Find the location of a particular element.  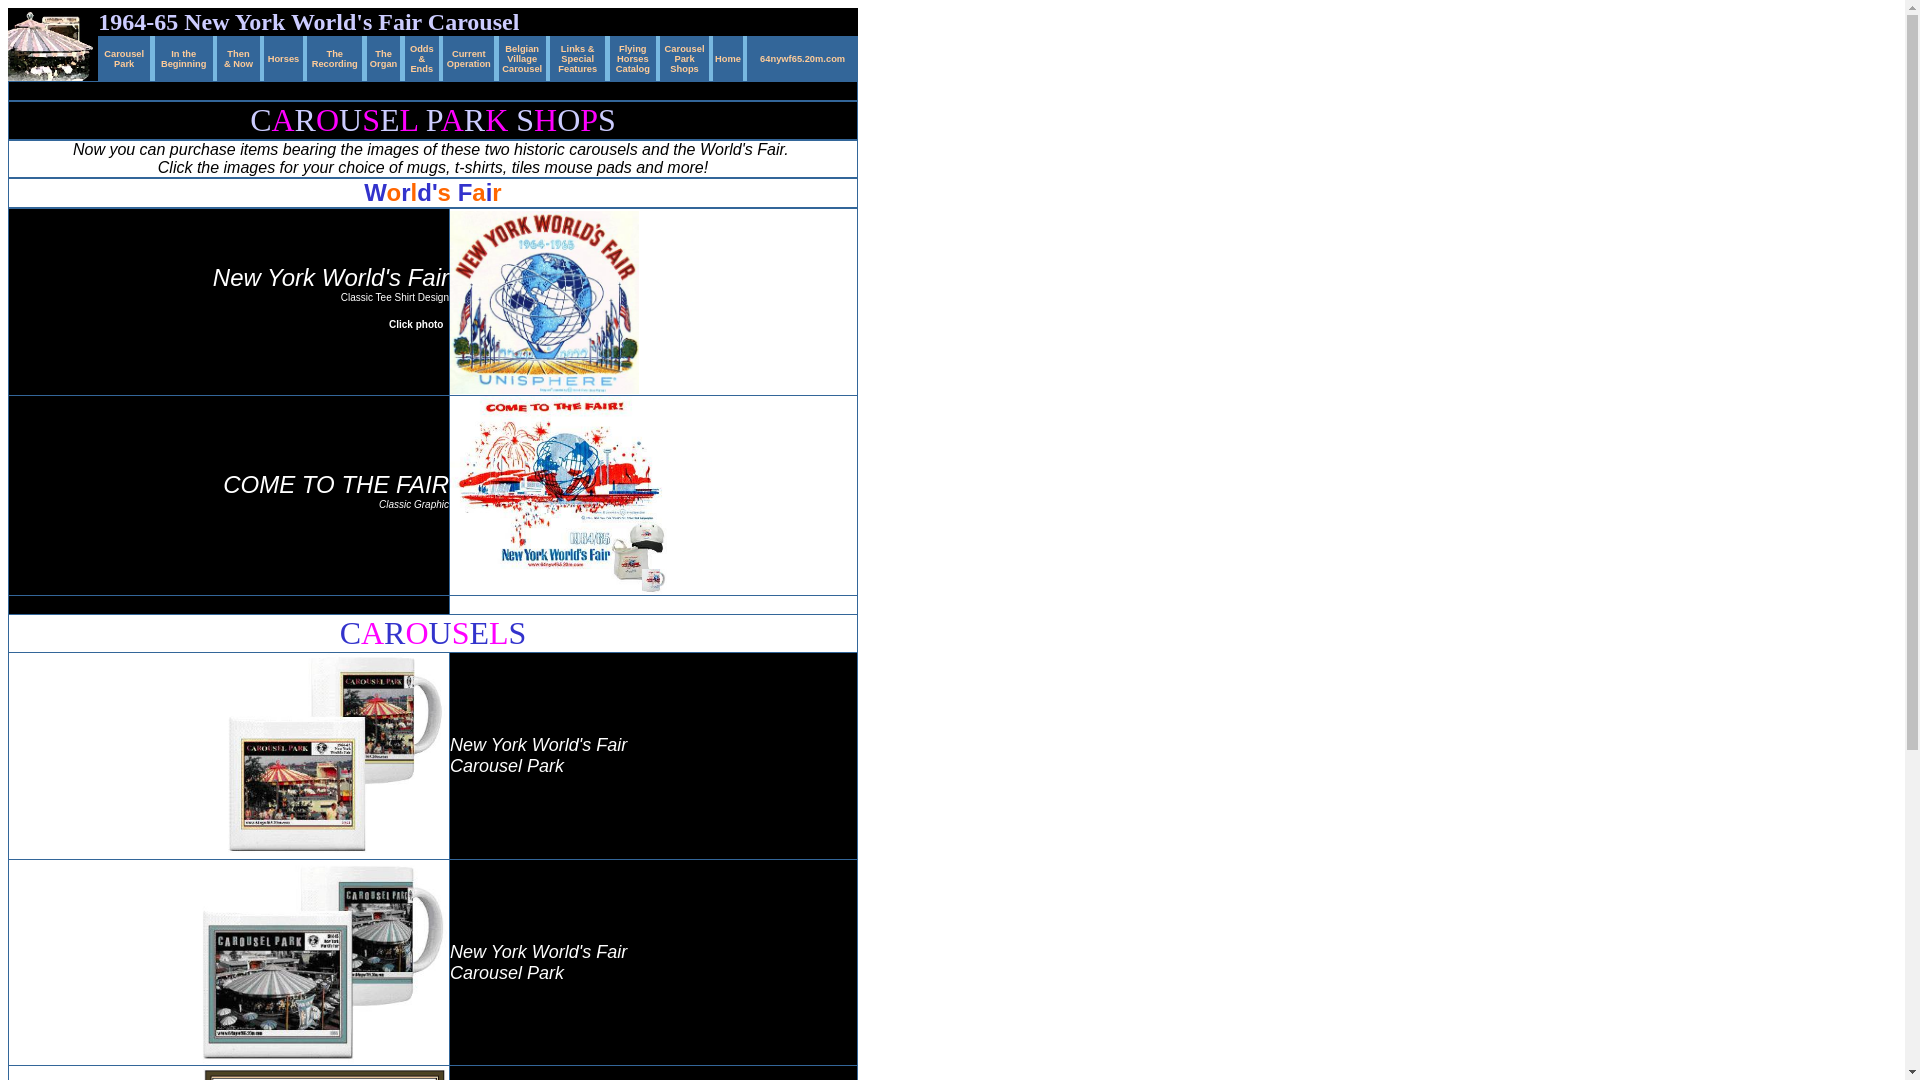

'Current Operation' is located at coordinates (445, 55).